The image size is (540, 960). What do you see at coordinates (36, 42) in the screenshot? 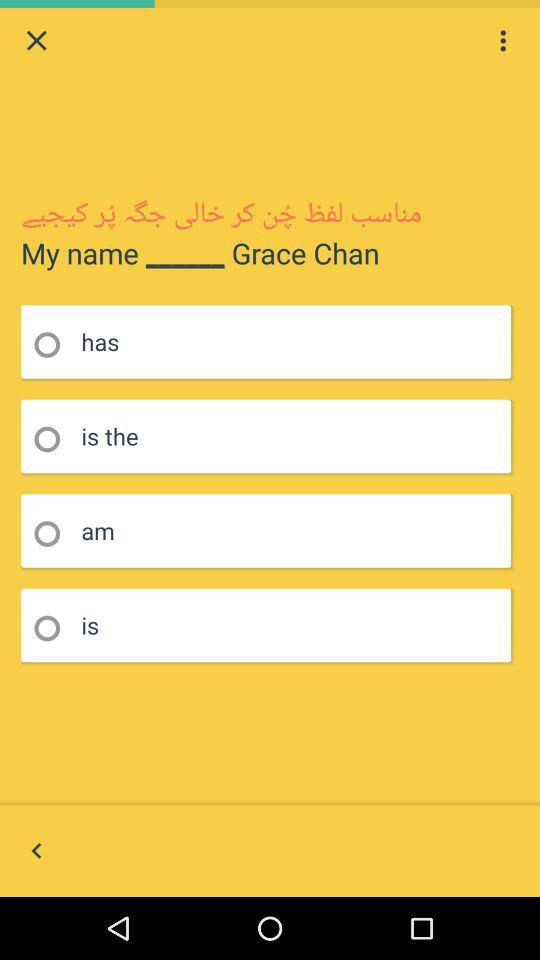
I see `the close icon` at bounding box center [36, 42].